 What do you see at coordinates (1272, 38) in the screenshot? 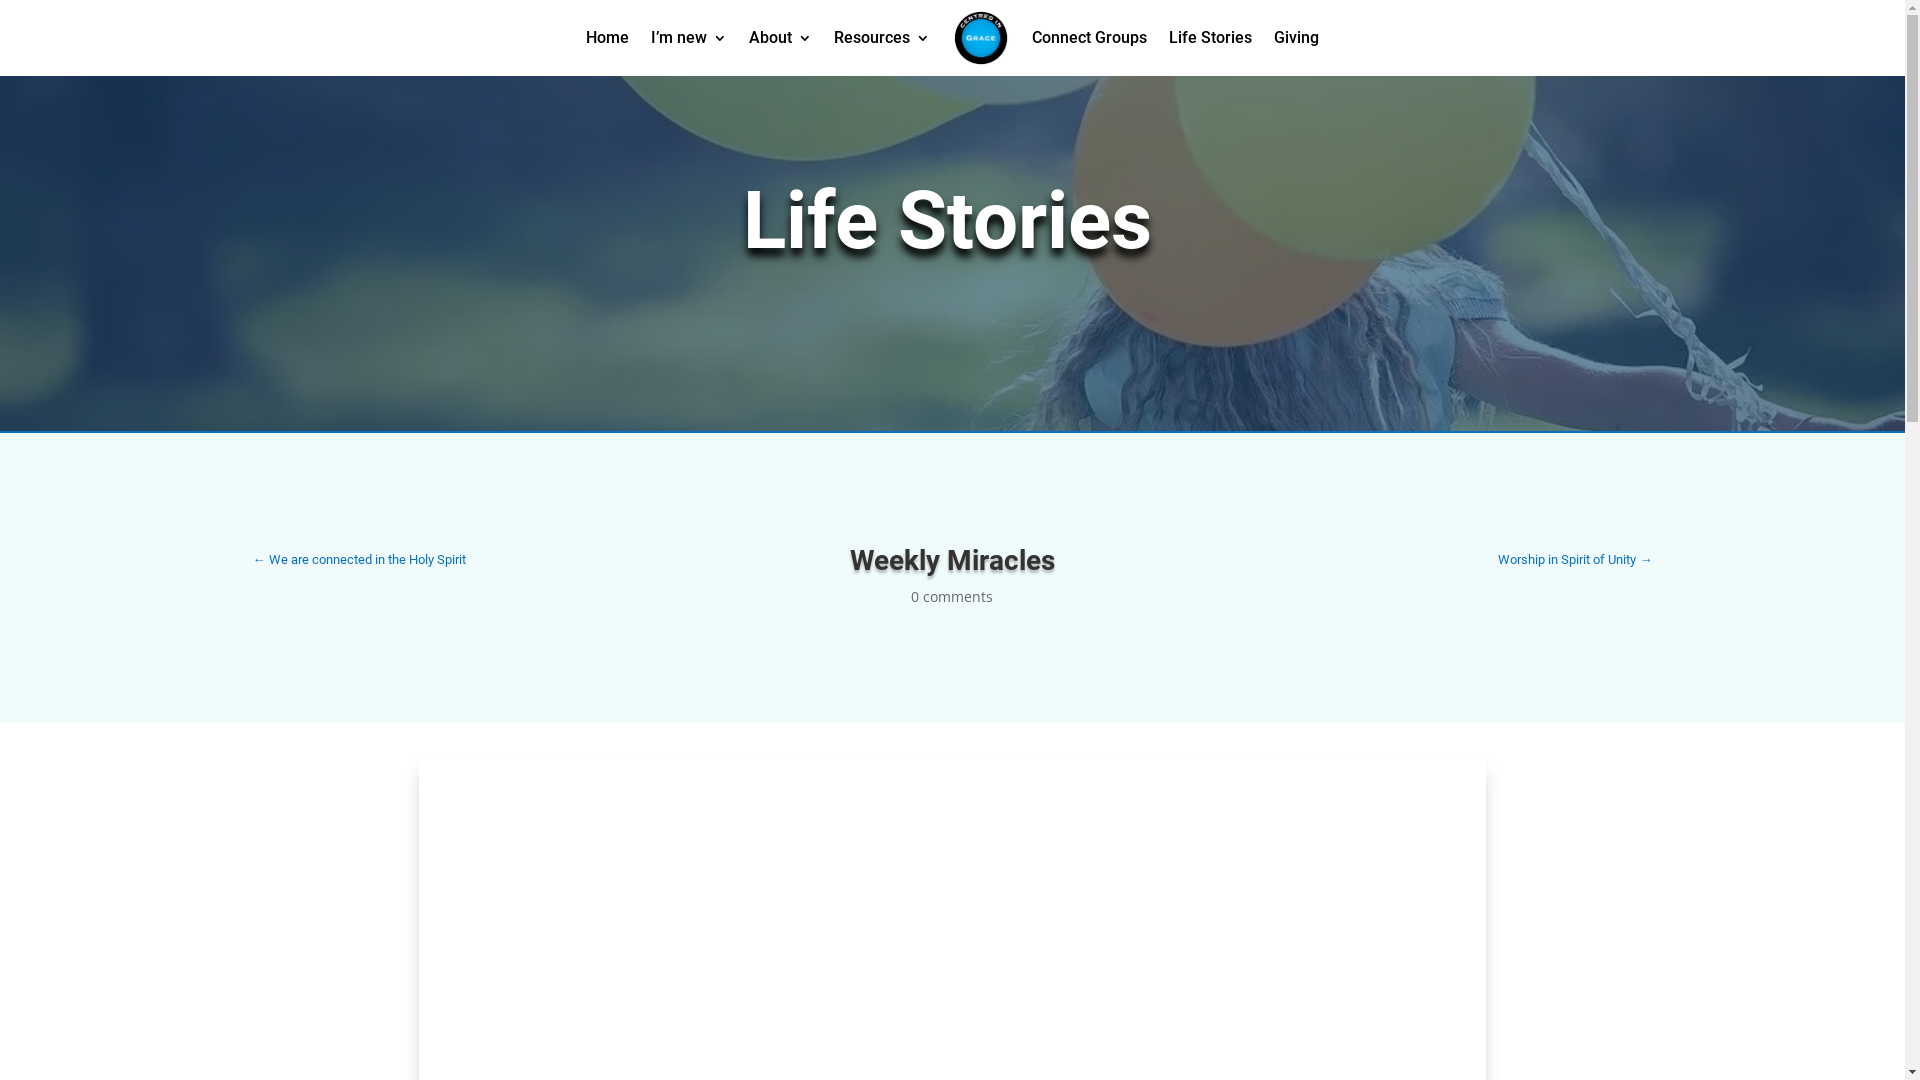
I see `'Giving'` at bounding box center [1272, 38].